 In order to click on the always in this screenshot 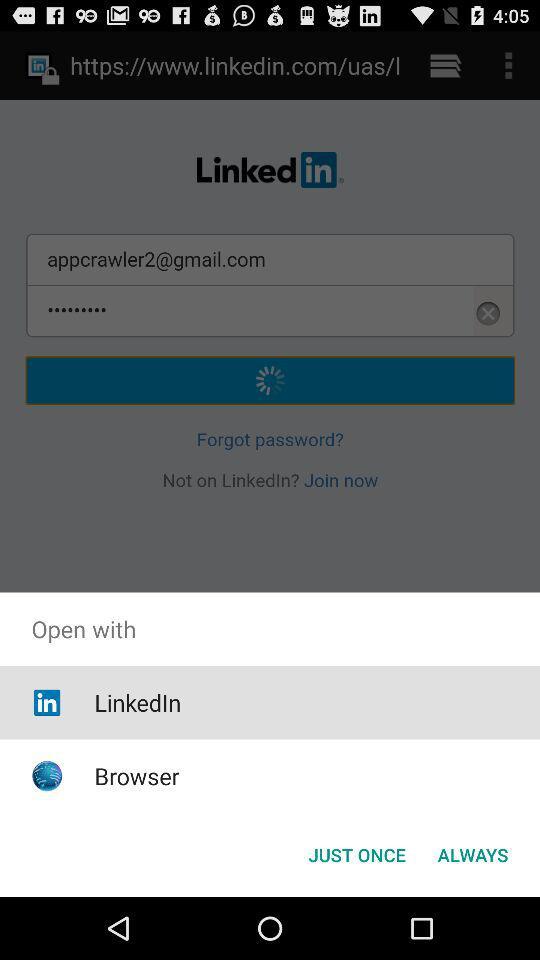, I will do `click(472, 853)`.